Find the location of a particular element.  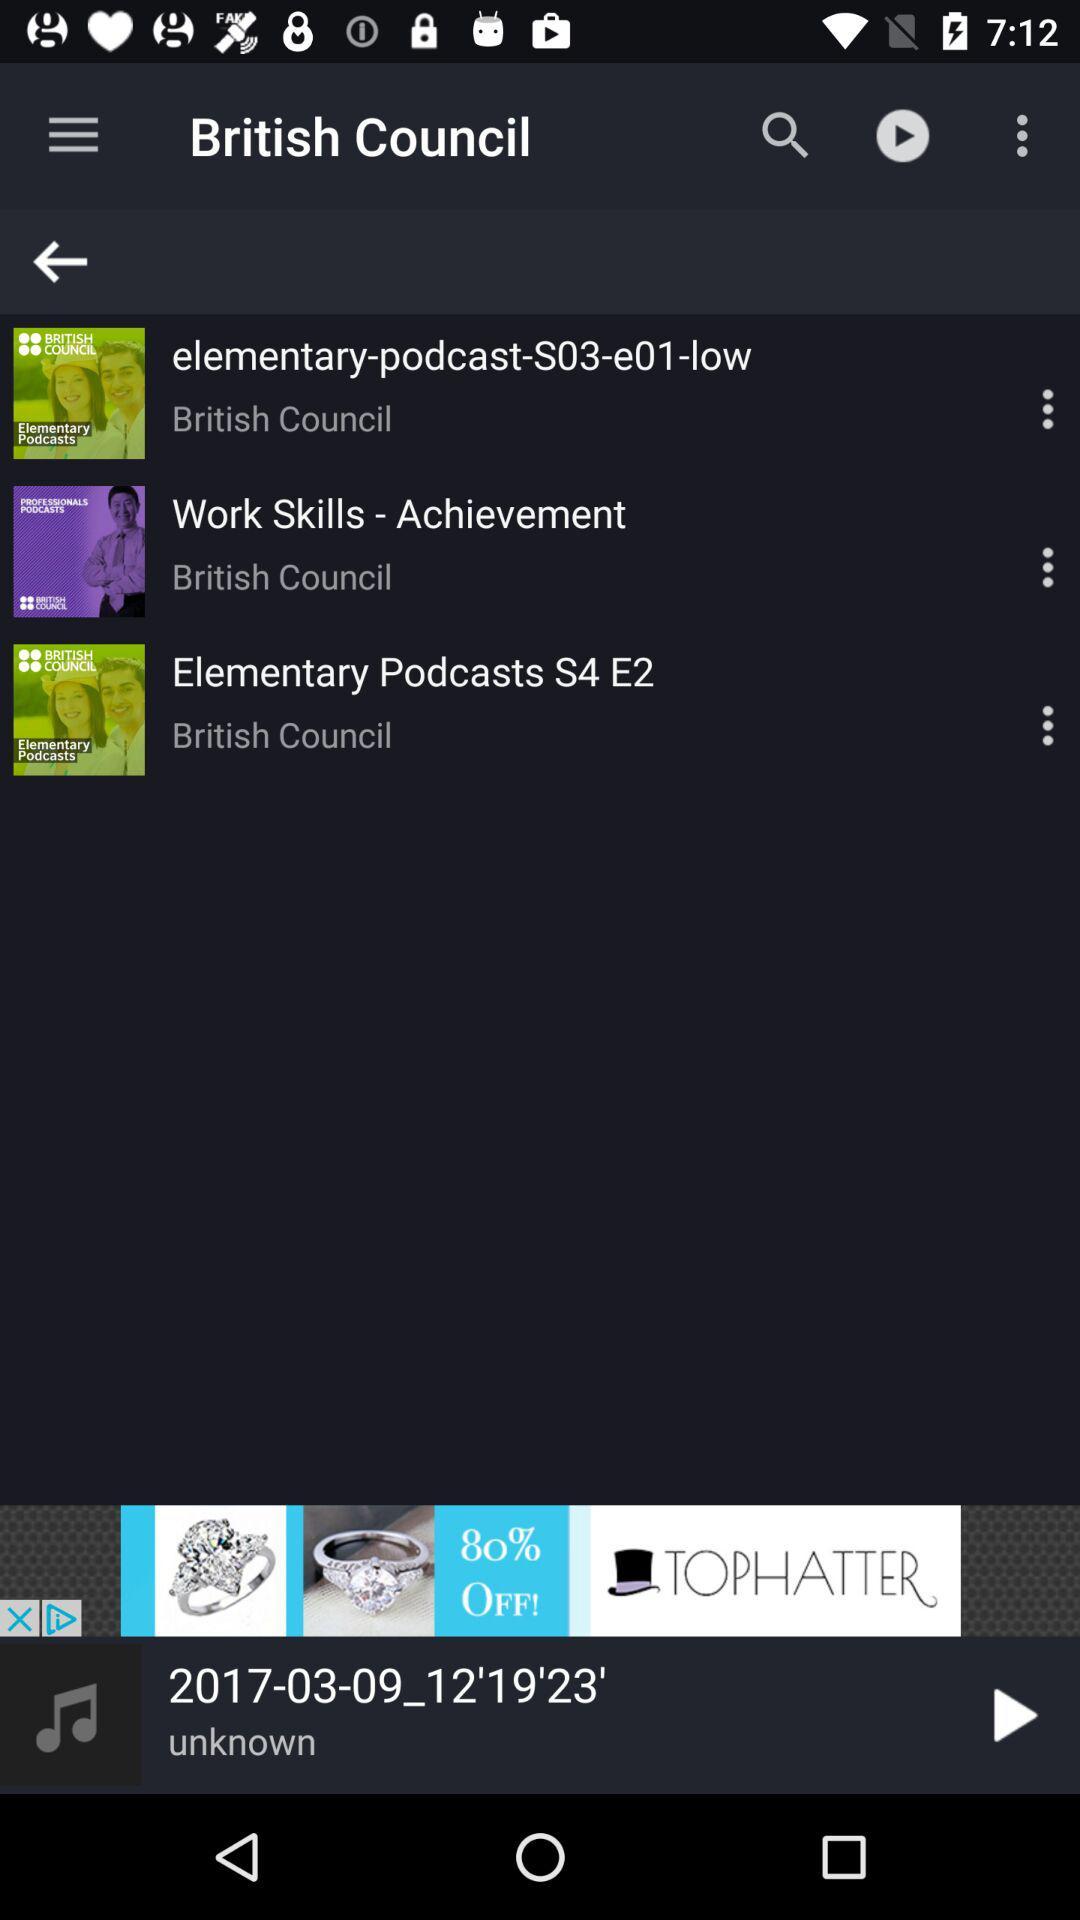

previous is located at coordinates (549, 260).